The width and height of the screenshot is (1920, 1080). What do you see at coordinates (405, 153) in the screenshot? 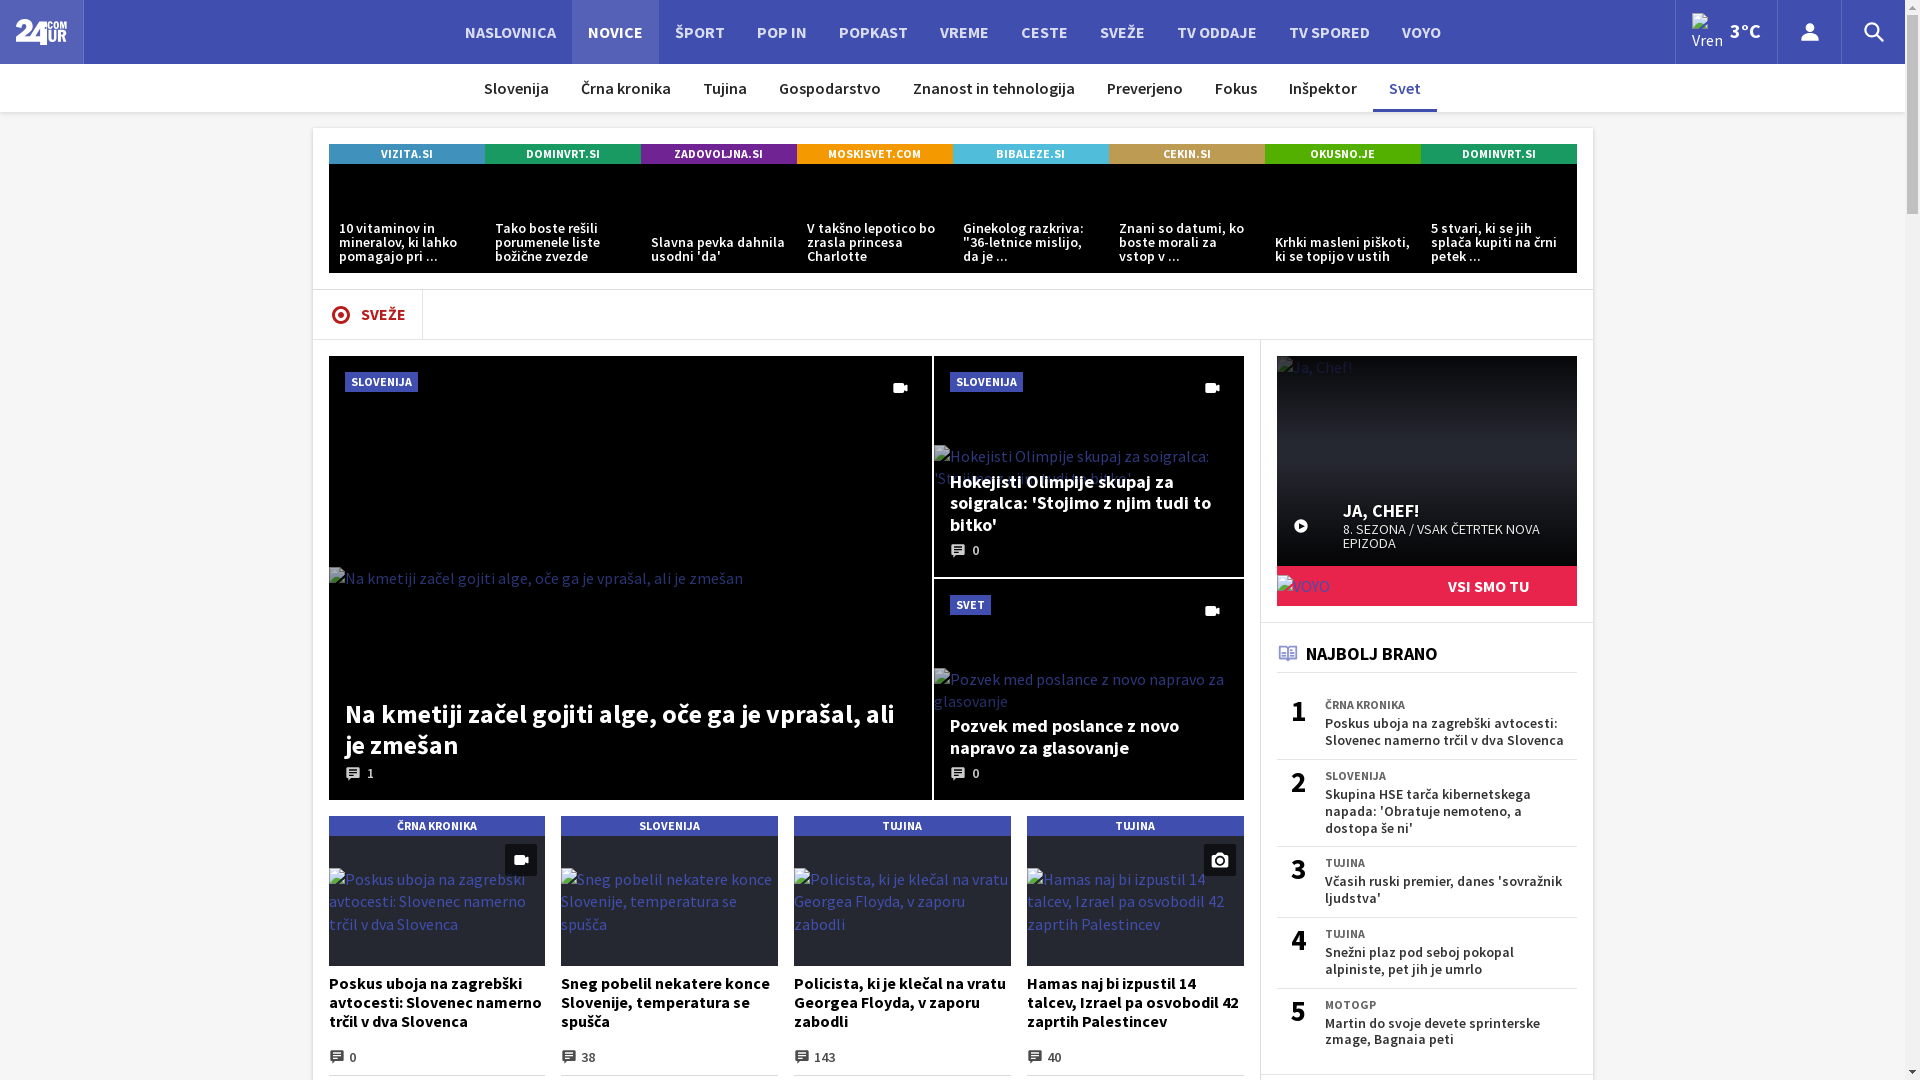
I see `'VIZITA.SI'` at bounding box center [405, 153].